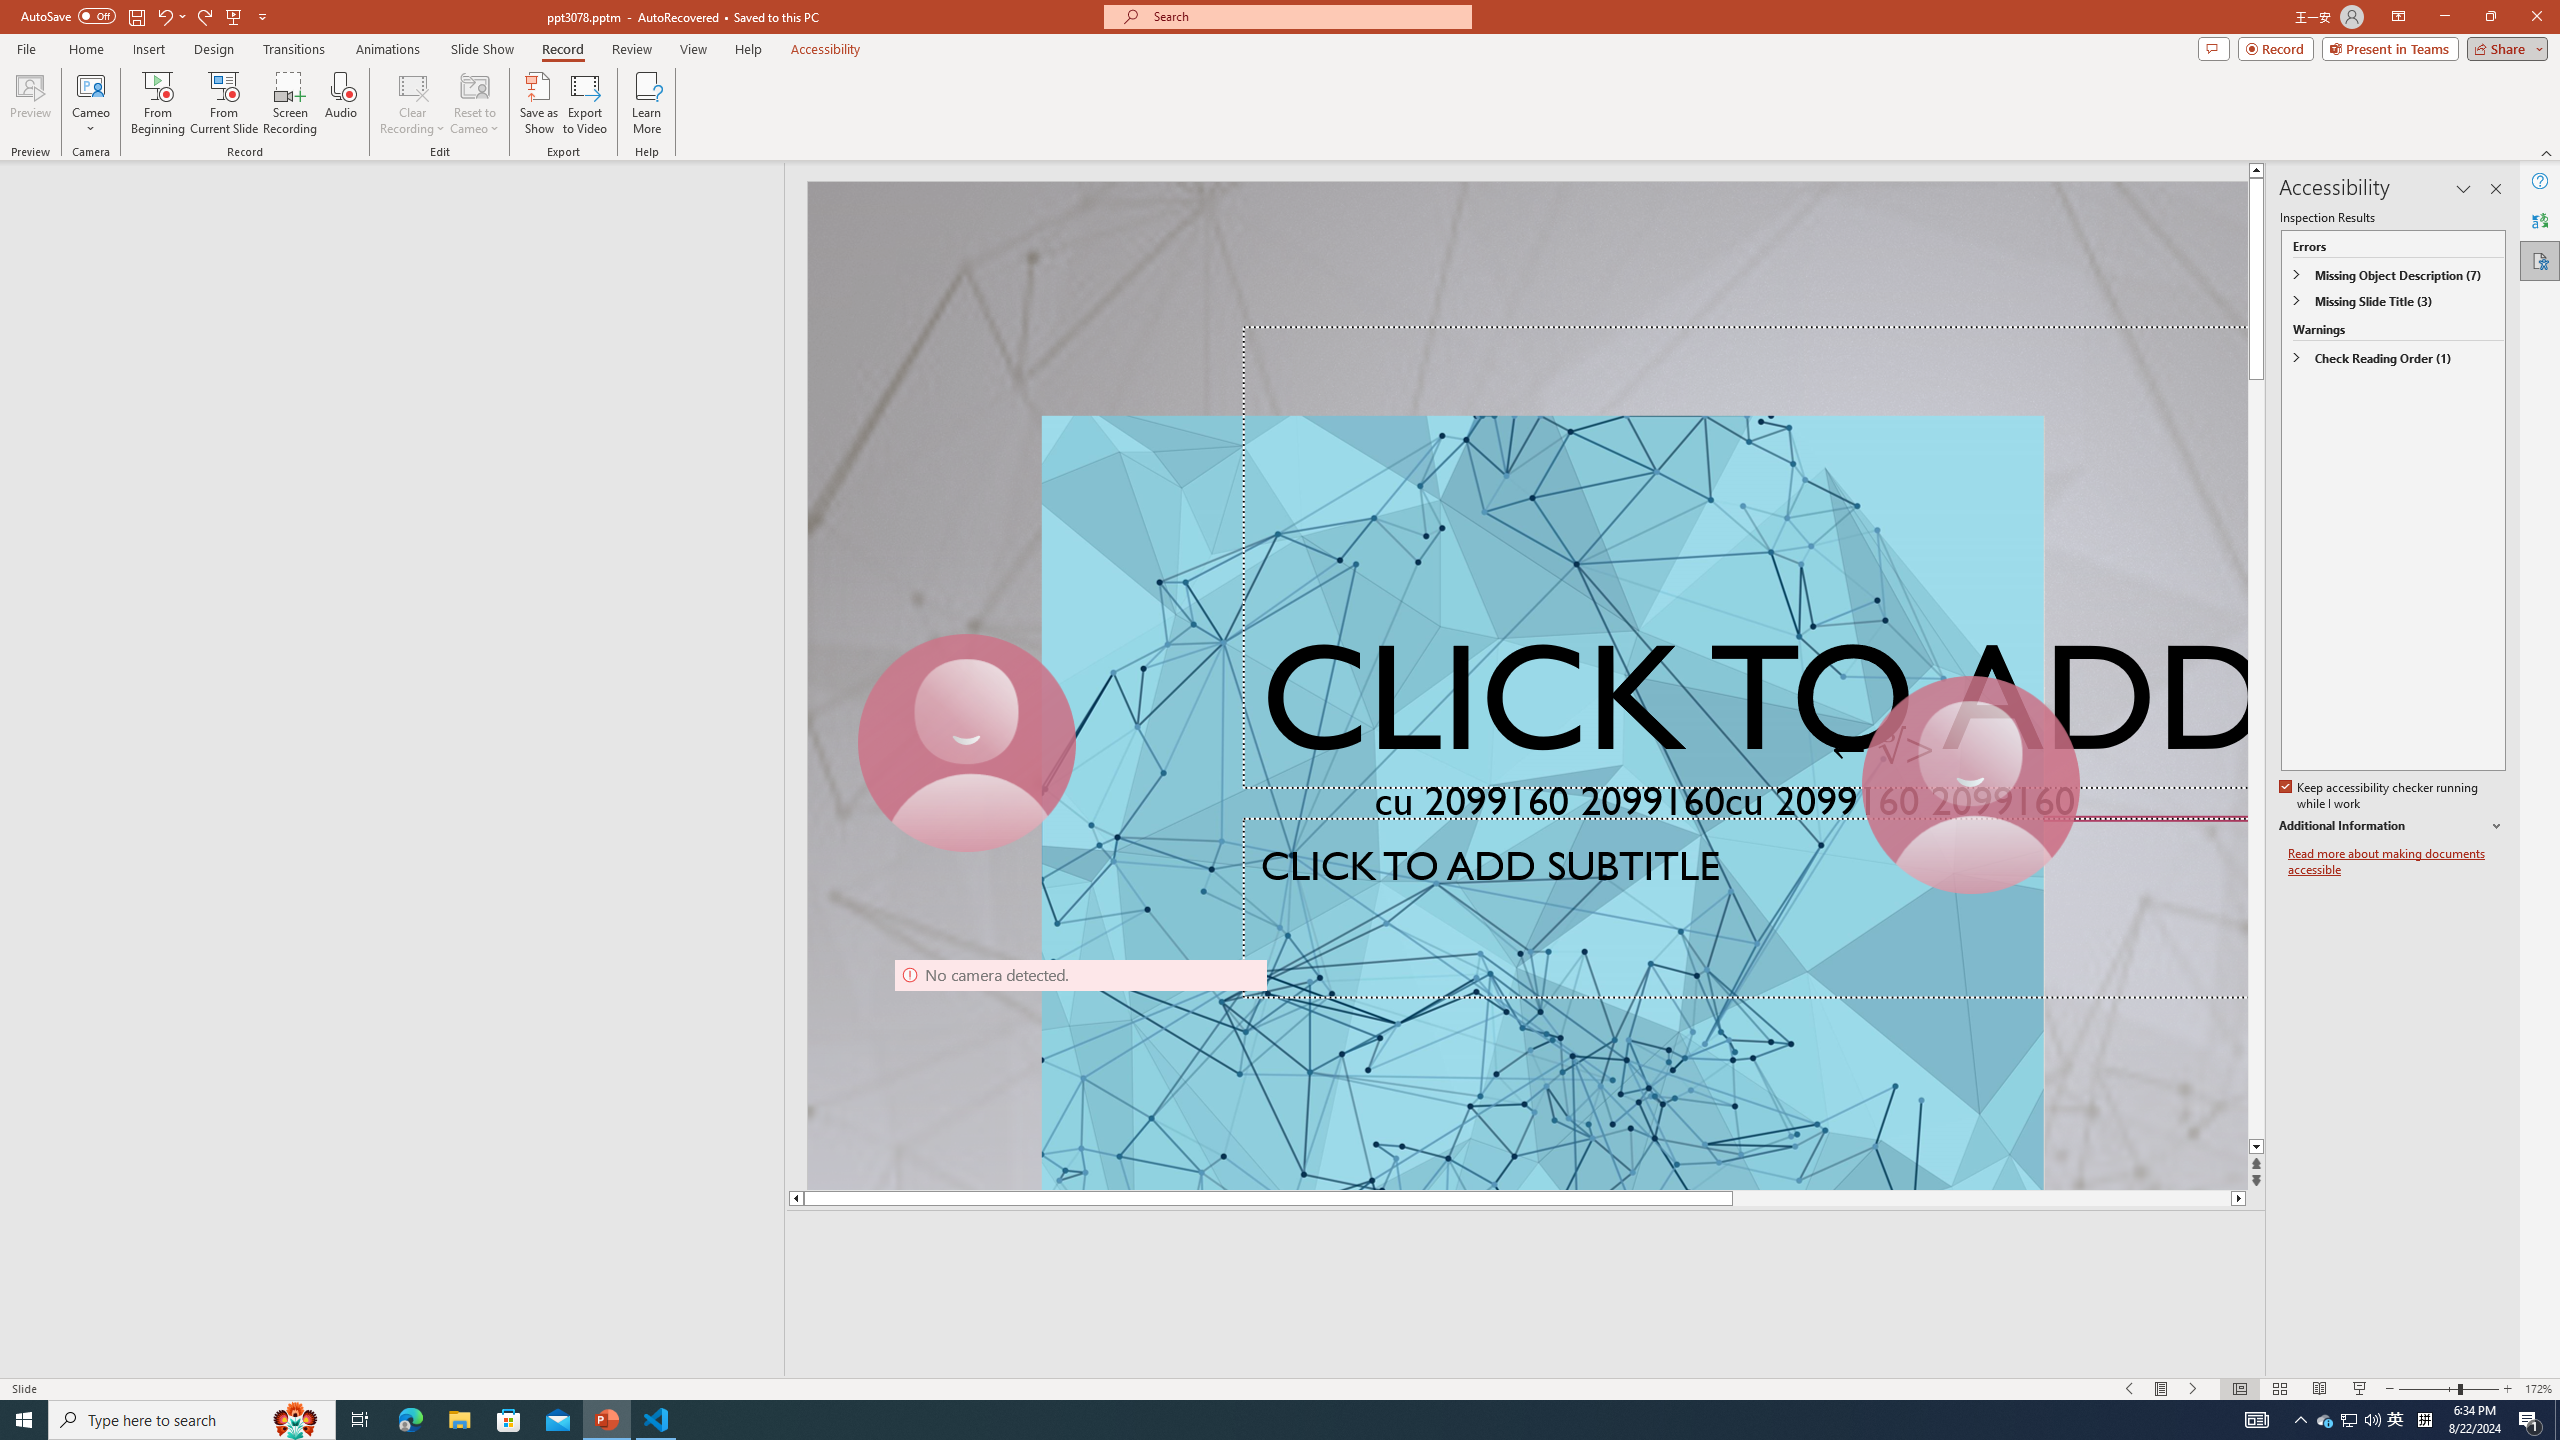  What do you see at coordinates (647, 103) in the screenshot?
I see `'Learn More'` at bounding box center [647, 103].